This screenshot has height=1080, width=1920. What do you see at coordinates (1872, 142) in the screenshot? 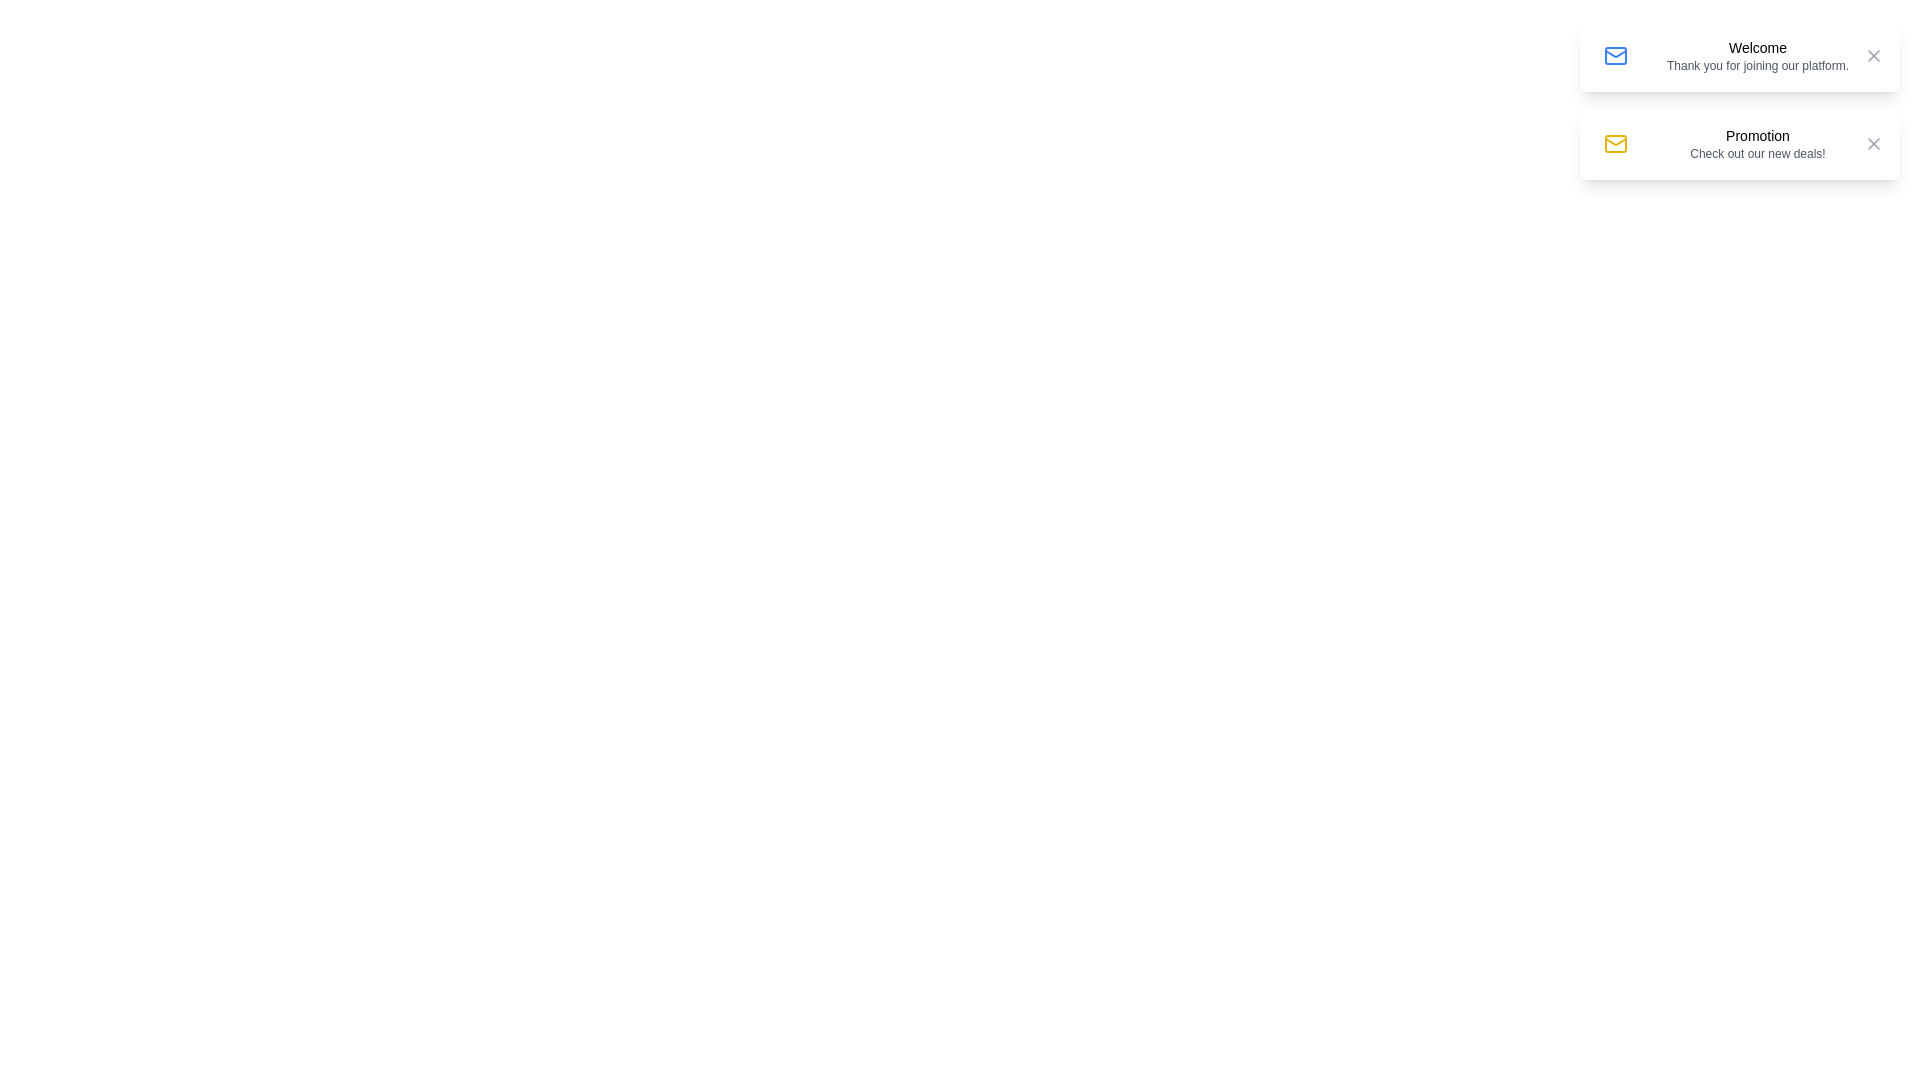
I see `the close button SVG icon located in the top-right corner of the second notification card labeled 'Promotion'` at bounding box center [1872, 142].